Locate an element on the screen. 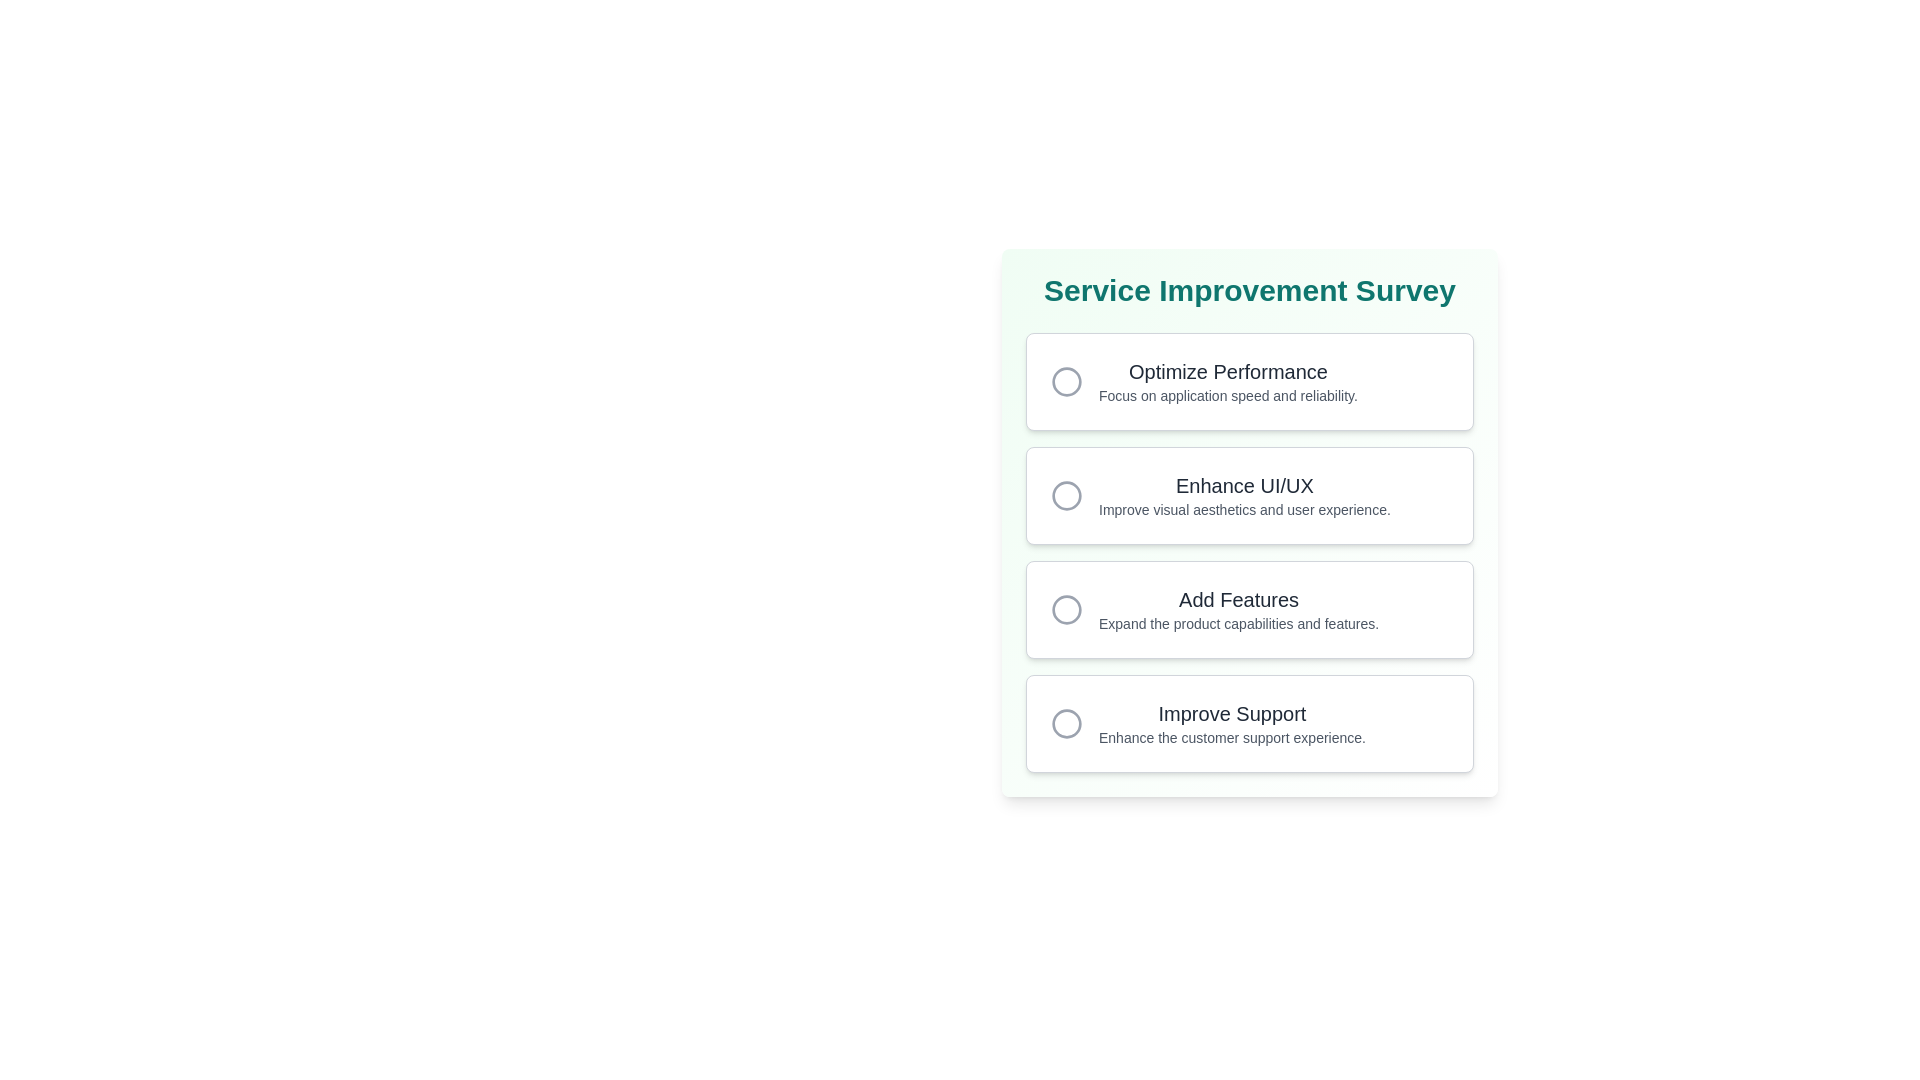 The image size is (1920, 1080). the text label that says 'Enhance the customer support experience.' which is styled in gray color and located below the bold title in the 'Improve Support' section is located at coordinates (1231, 737).